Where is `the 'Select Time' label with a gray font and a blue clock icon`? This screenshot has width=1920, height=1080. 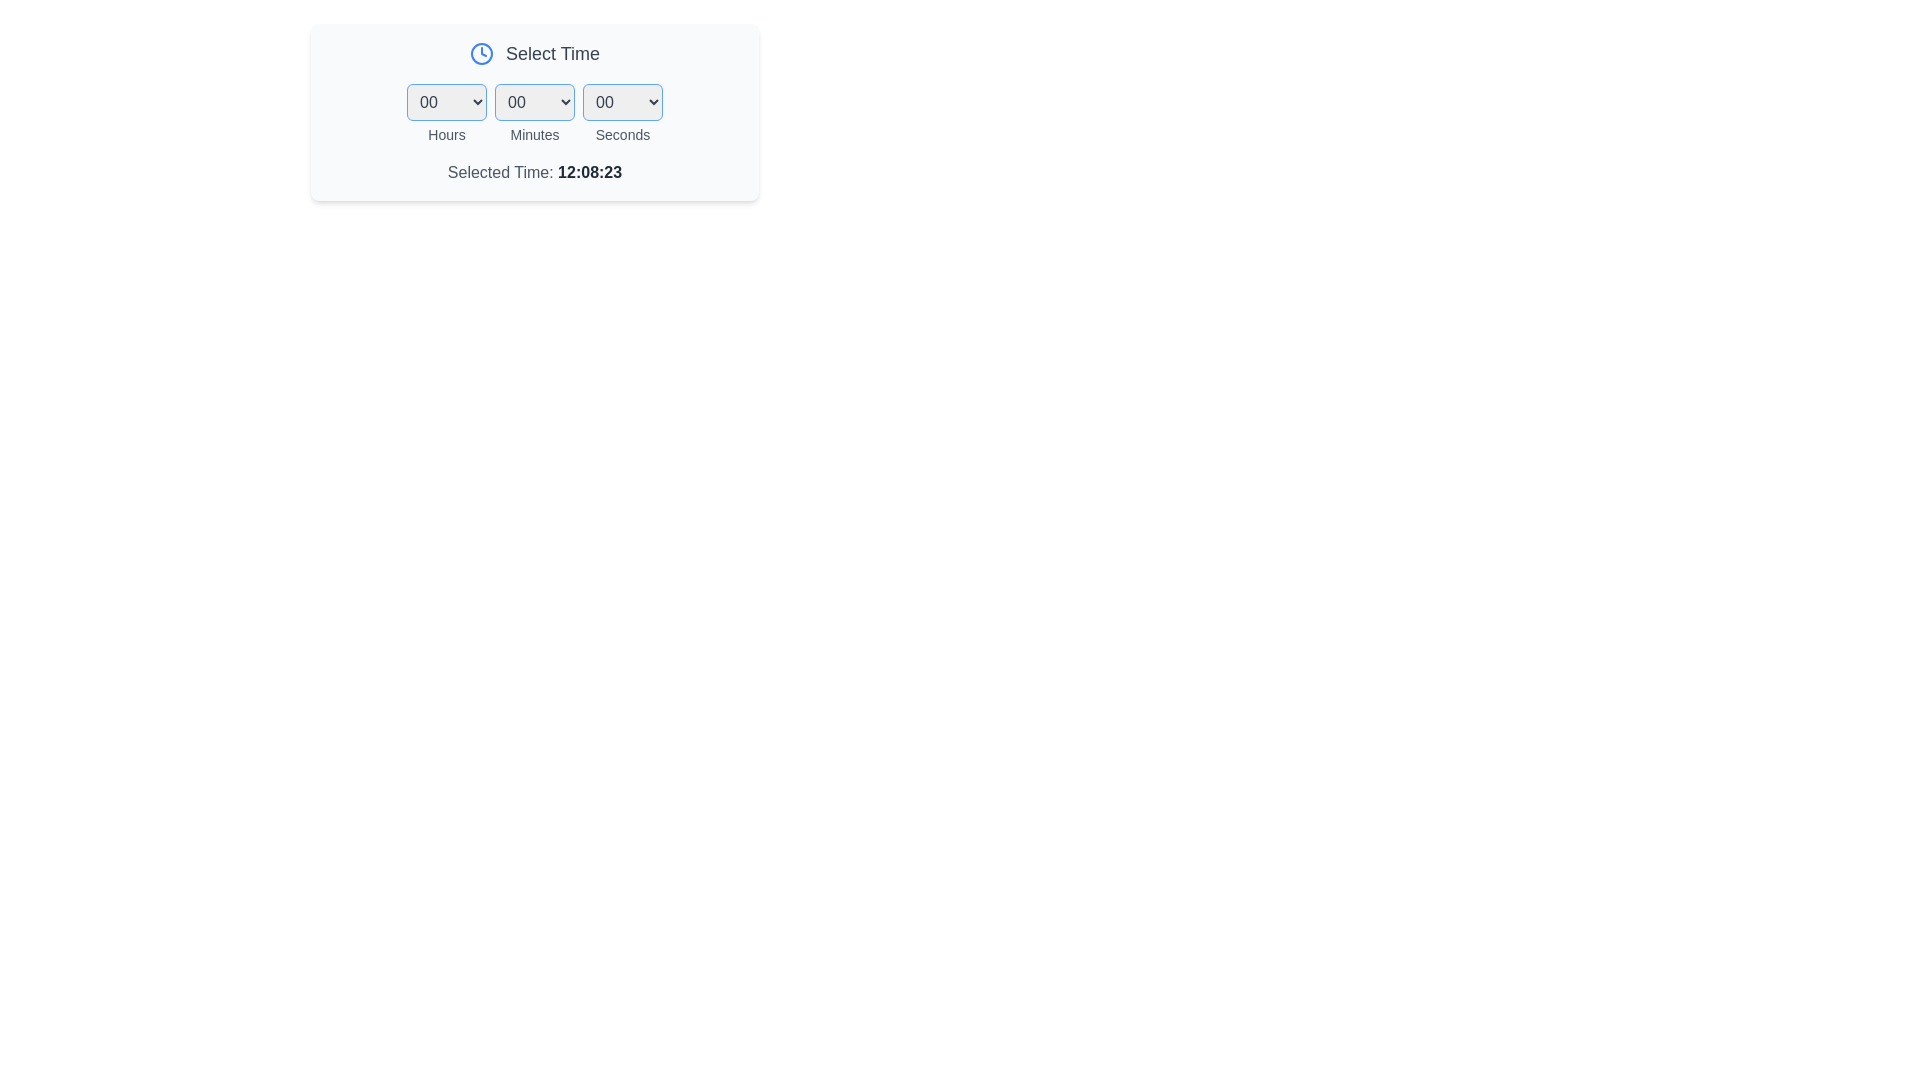 the 'Select Time' label with a gray font and a blue clock icon is located at coordinates (534, 53).